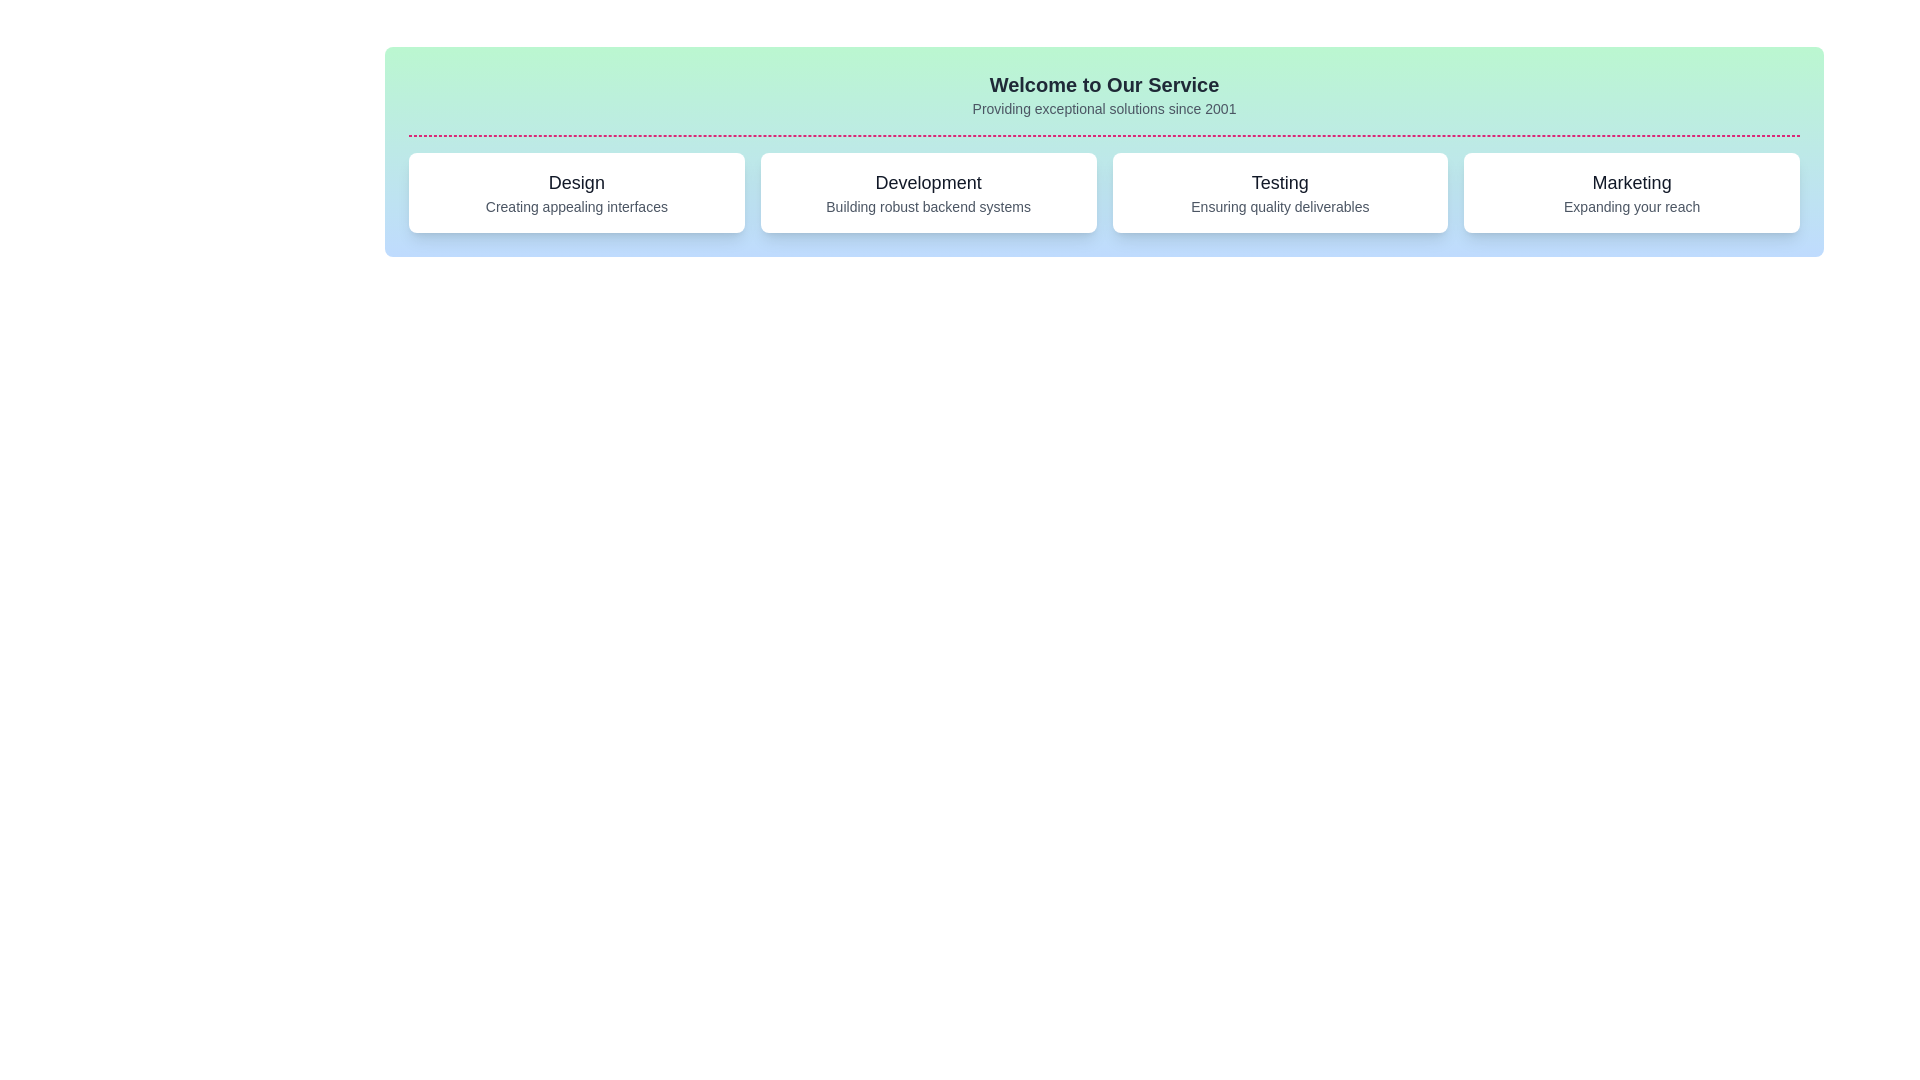 The image size is (1920, 1080). I want to click on the text label displaying 'Creating appealing interfaces', which is located under the 'Design' header within the card layout, so click(575, 207).